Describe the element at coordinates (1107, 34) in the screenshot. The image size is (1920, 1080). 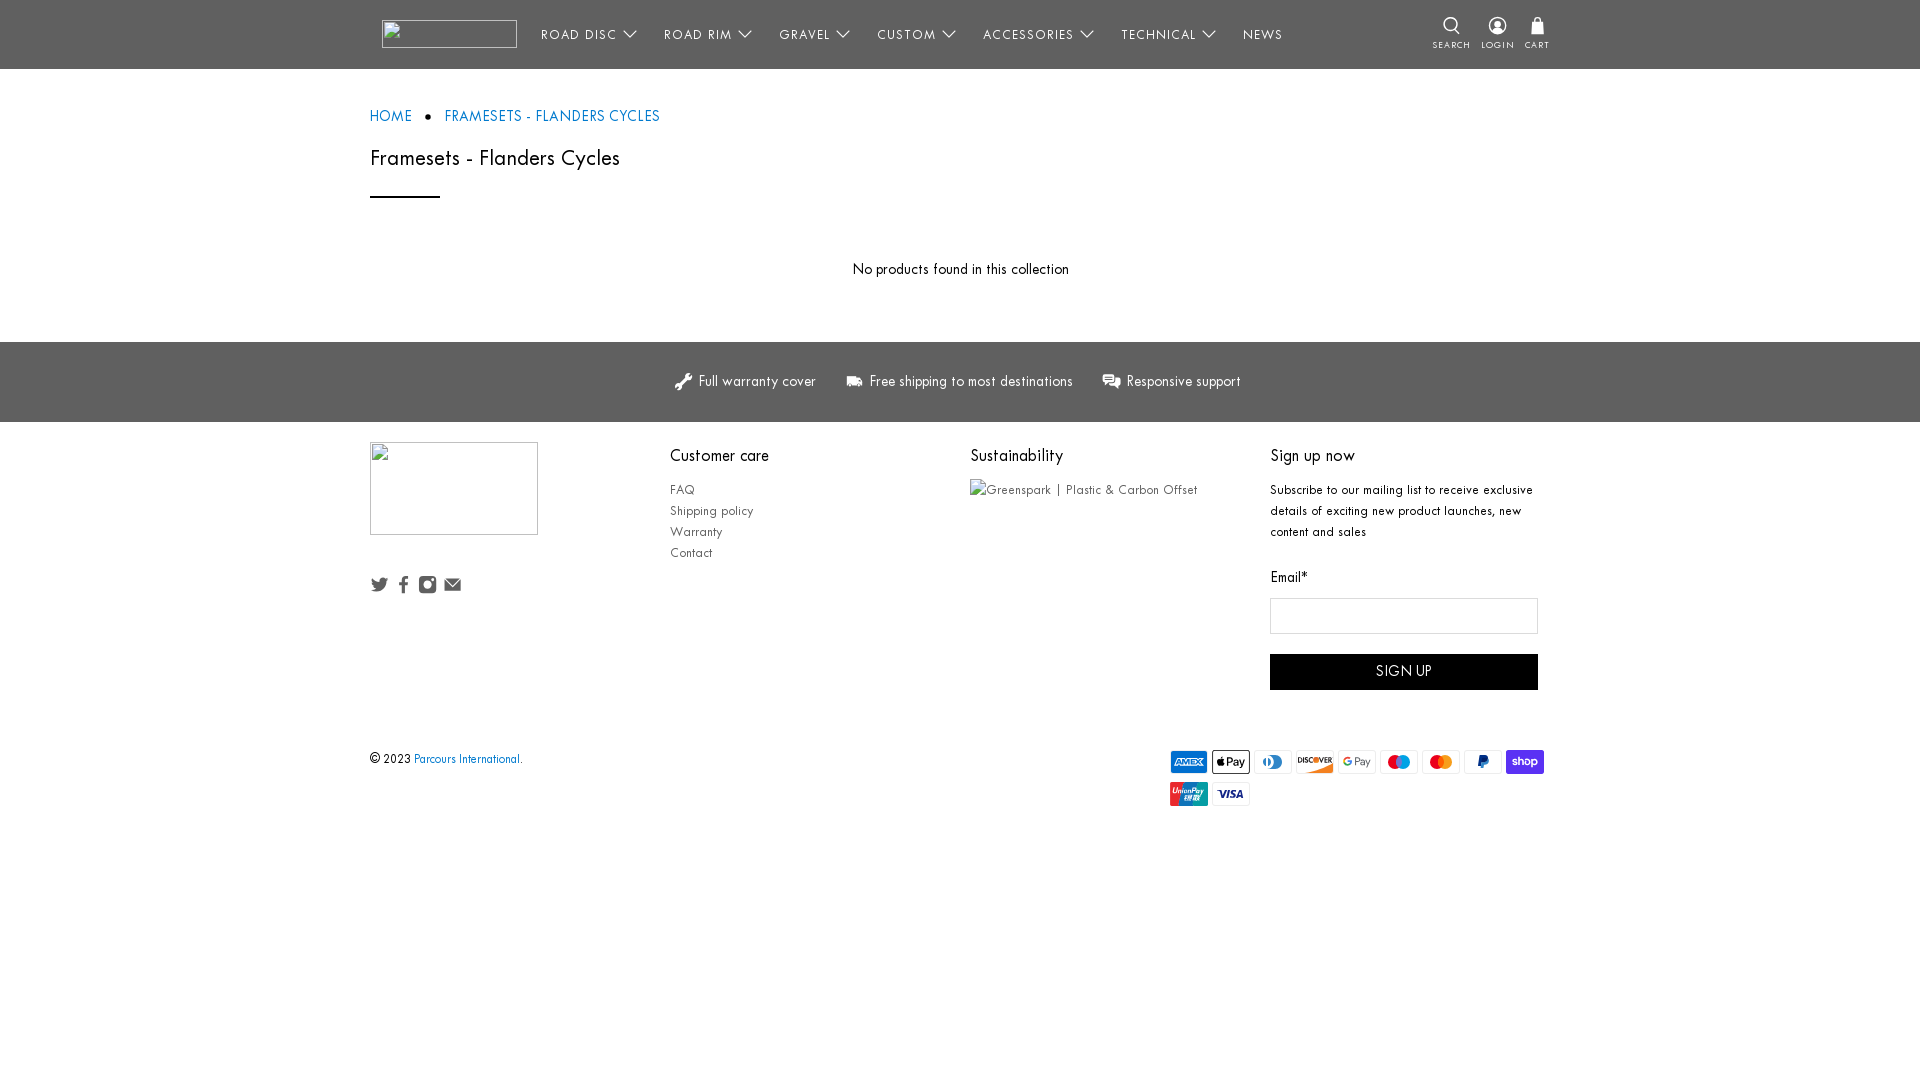
I see `'TECHNICAL'` at that location.